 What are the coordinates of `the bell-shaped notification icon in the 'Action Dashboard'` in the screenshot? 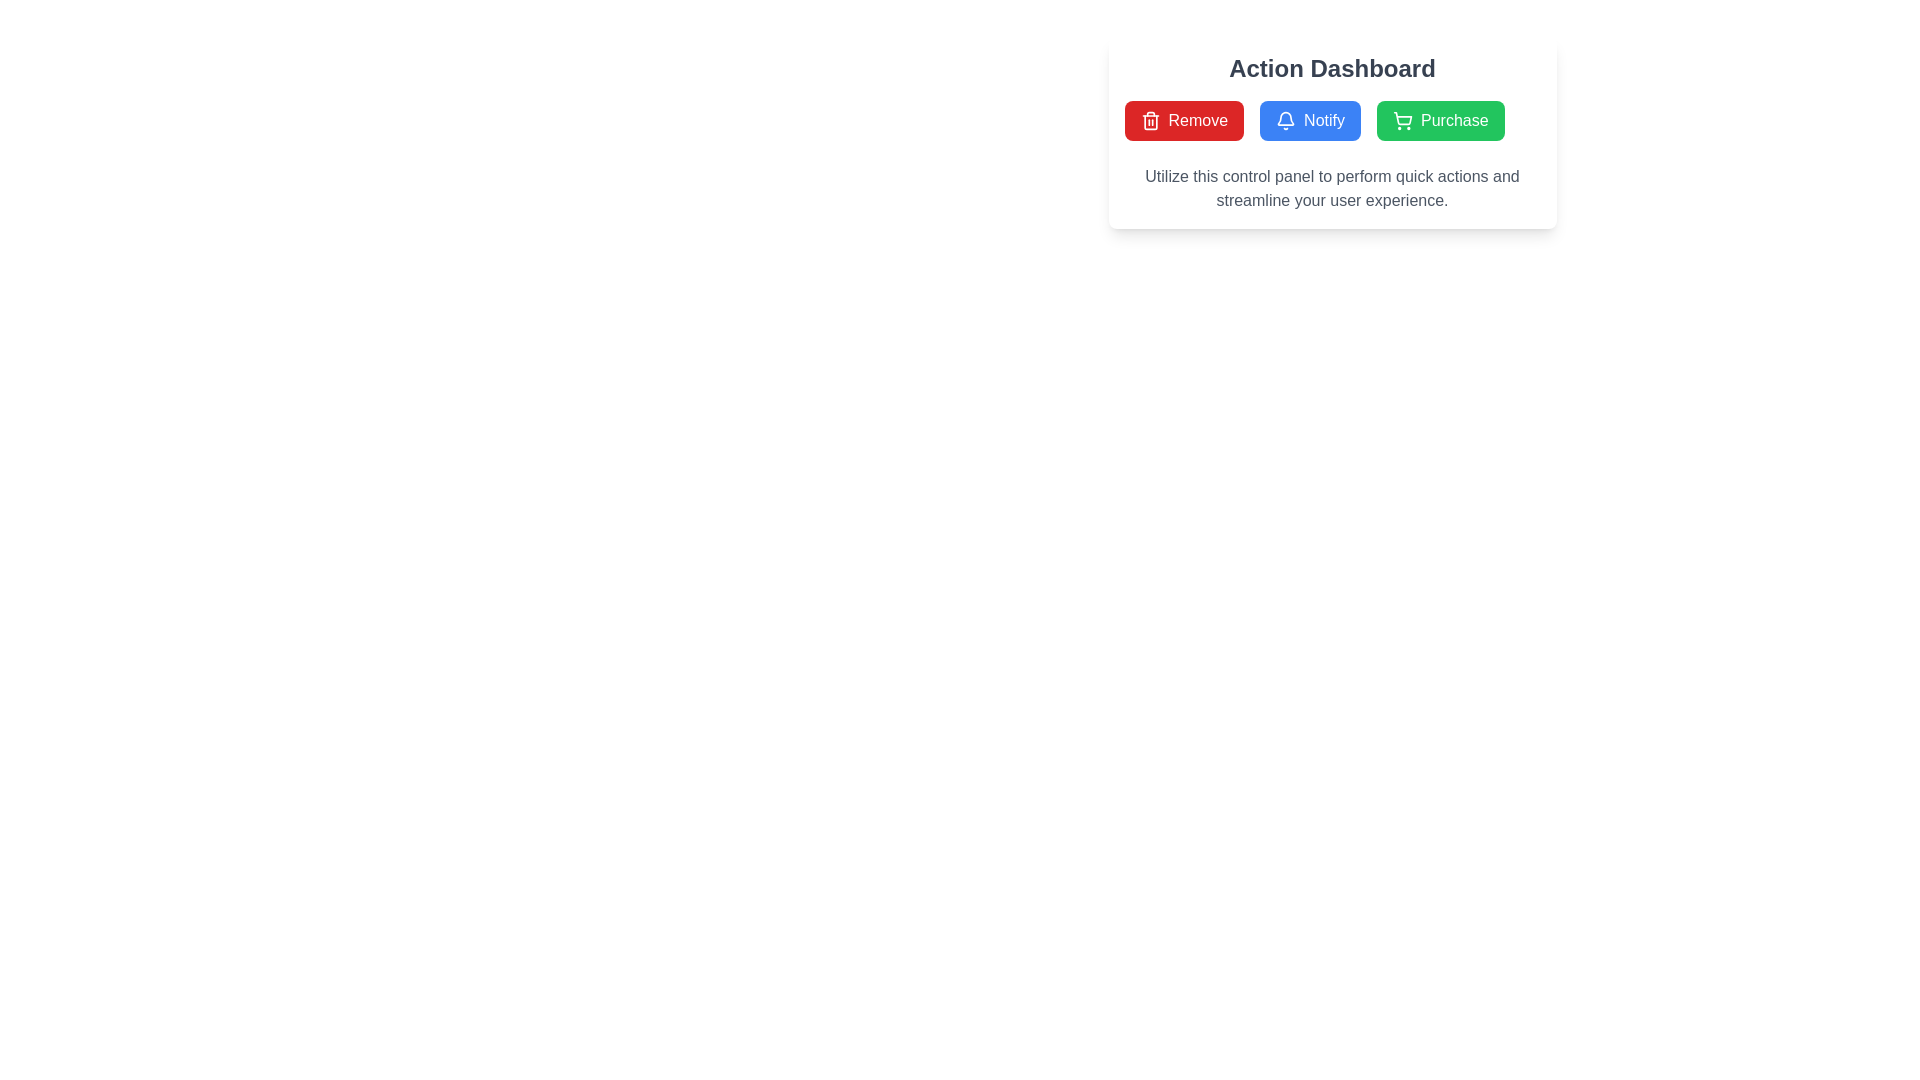 It's located at (1286, 118).